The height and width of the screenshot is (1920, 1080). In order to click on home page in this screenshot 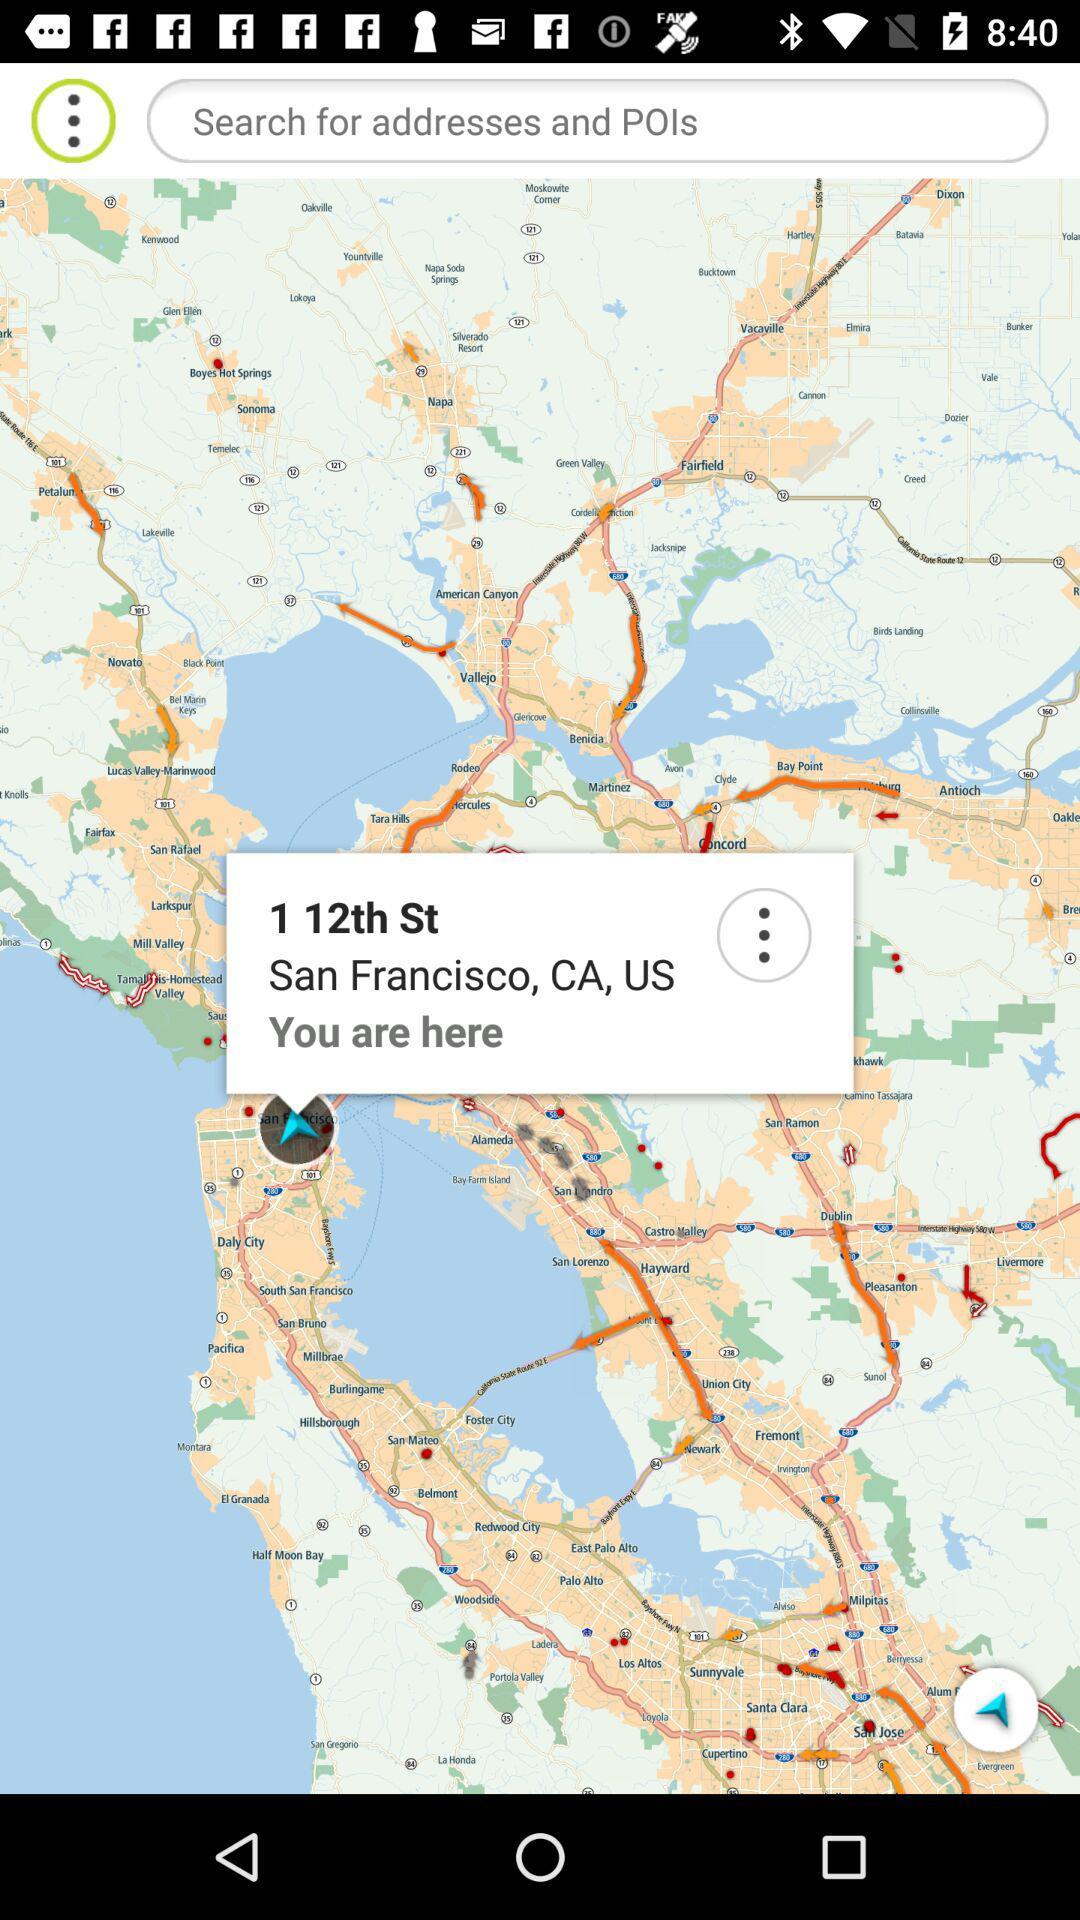, I will do `click(72, 119)`.